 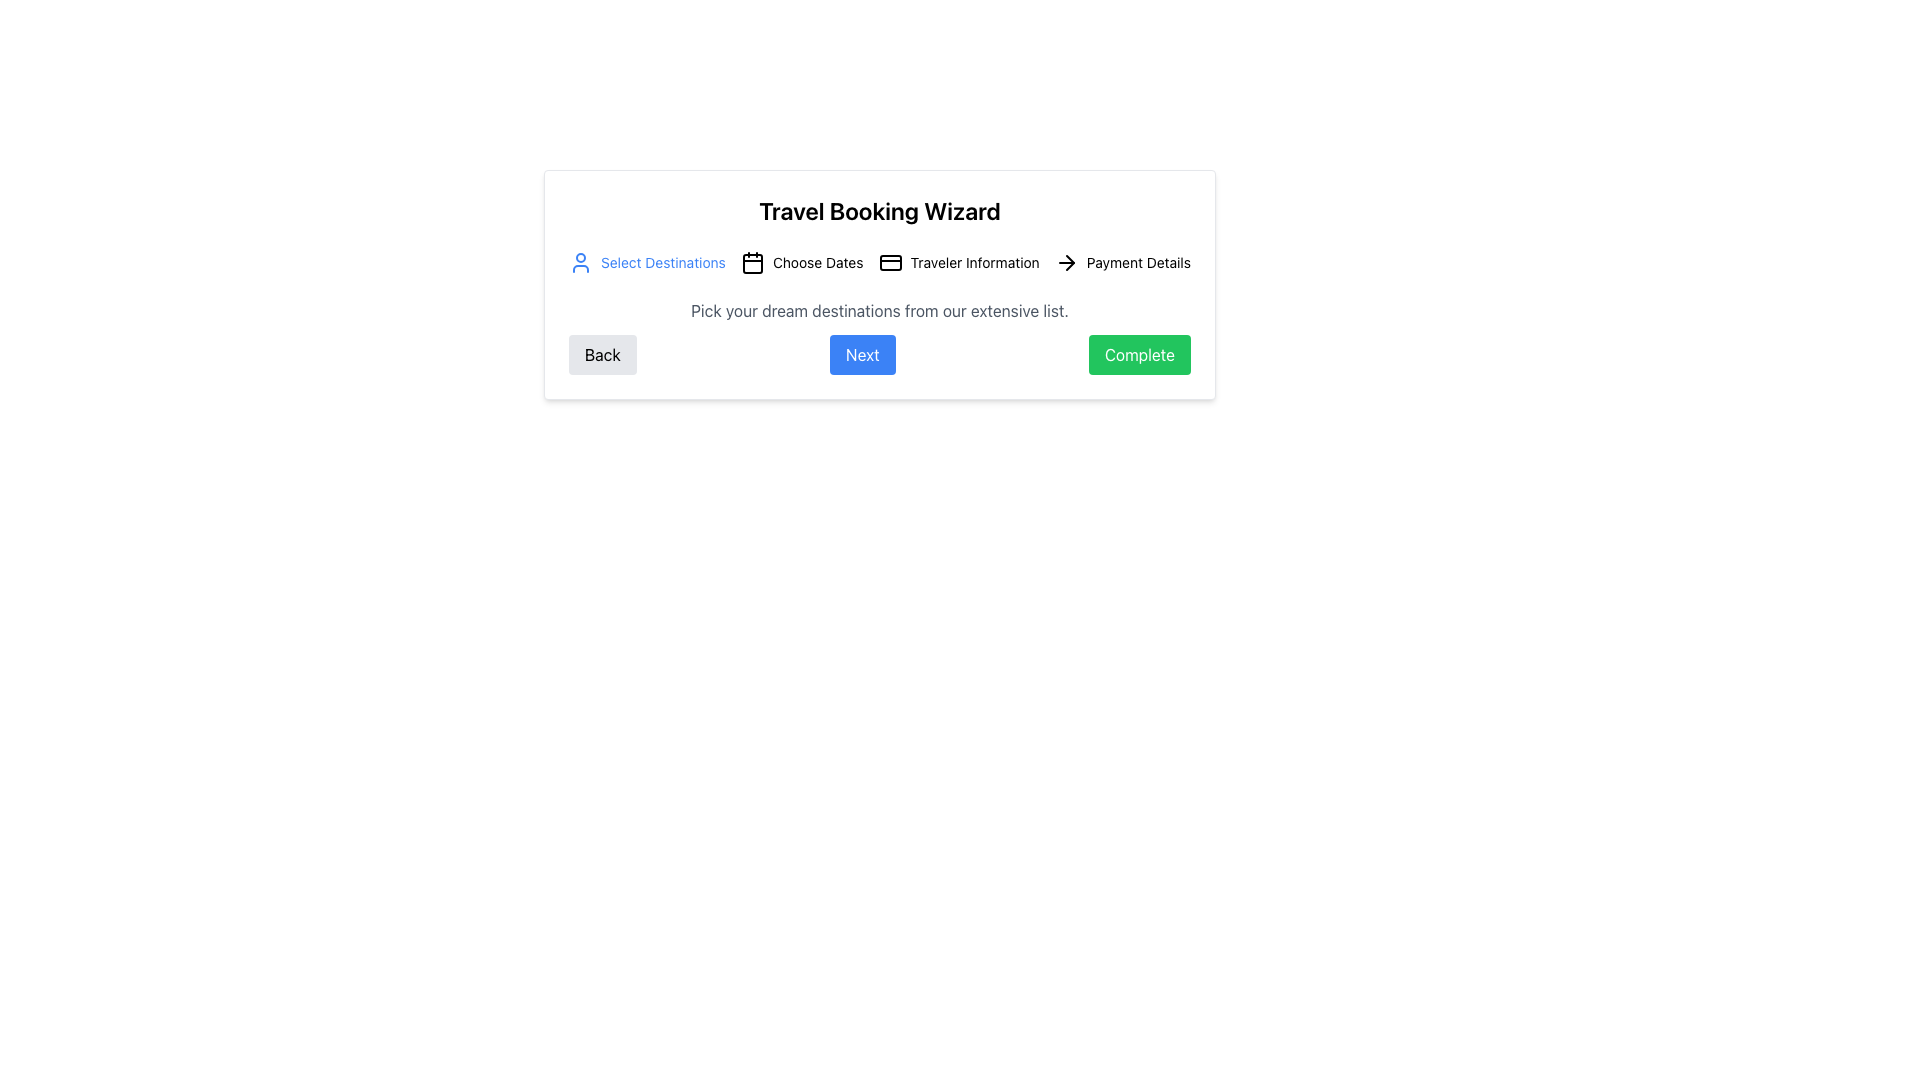 I want to click on the 'Payment Details' label which is the fourth item in the 'Travel Booking Wizard' interface, located in the top-right area and includes an arrow icon to the left of the text, so click(x=1123, y=261).